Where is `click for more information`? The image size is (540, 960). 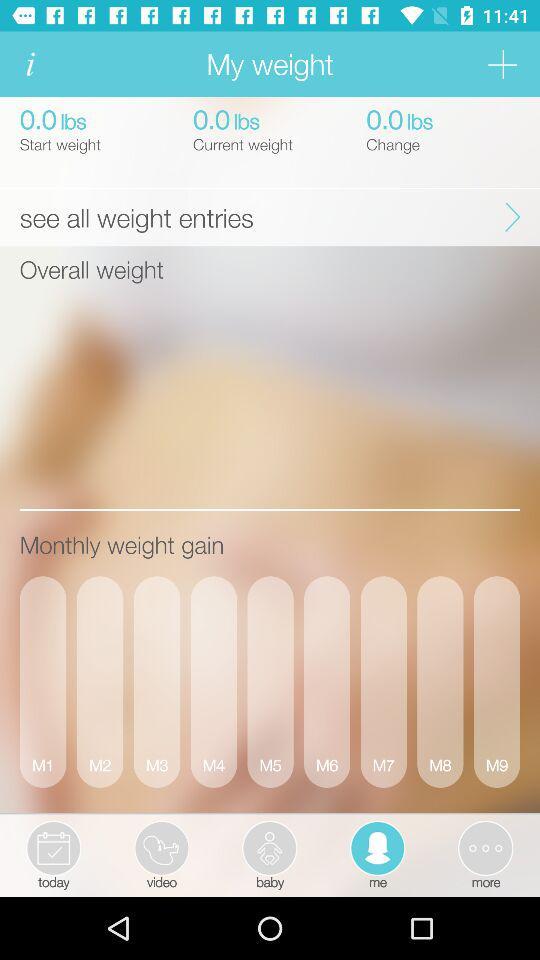 click for more information is located at coordinates (29, 64).